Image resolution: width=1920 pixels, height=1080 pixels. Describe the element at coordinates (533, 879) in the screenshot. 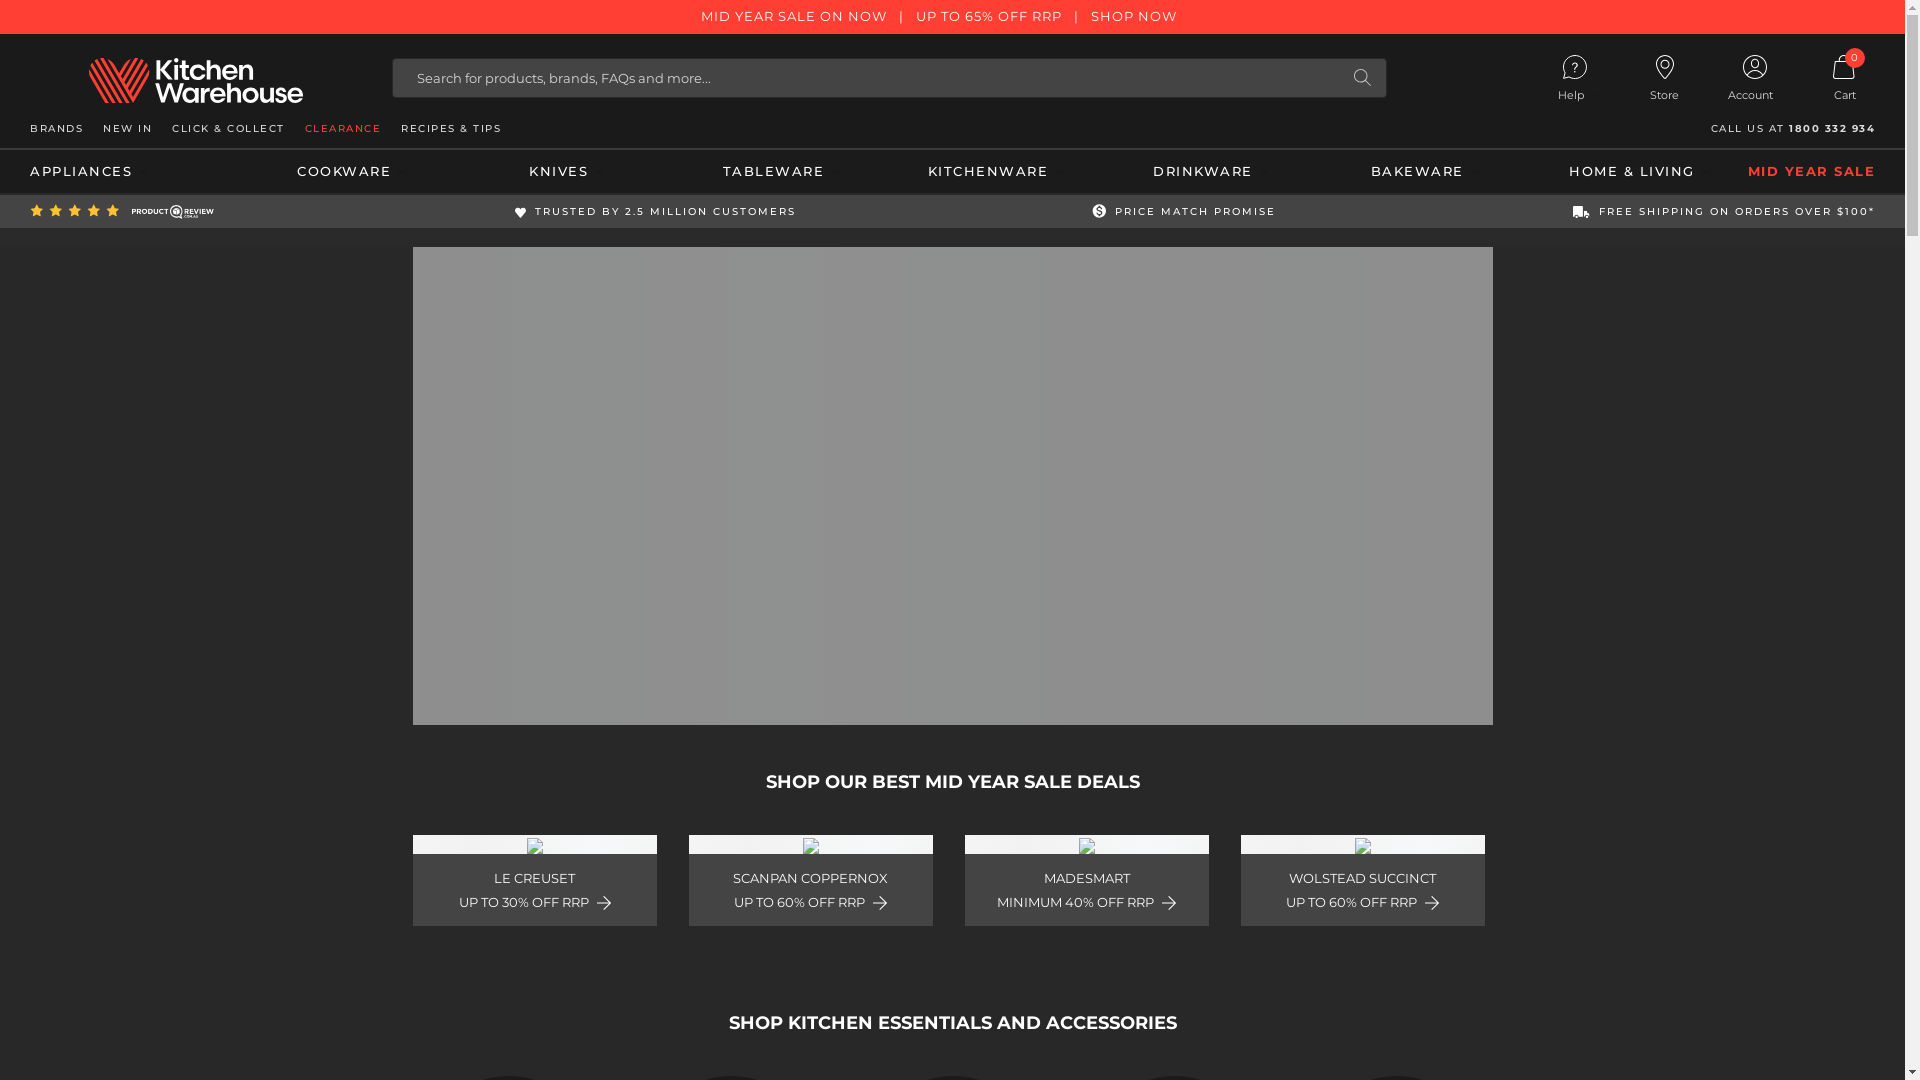

I see `'LE CREUSET` at that location.